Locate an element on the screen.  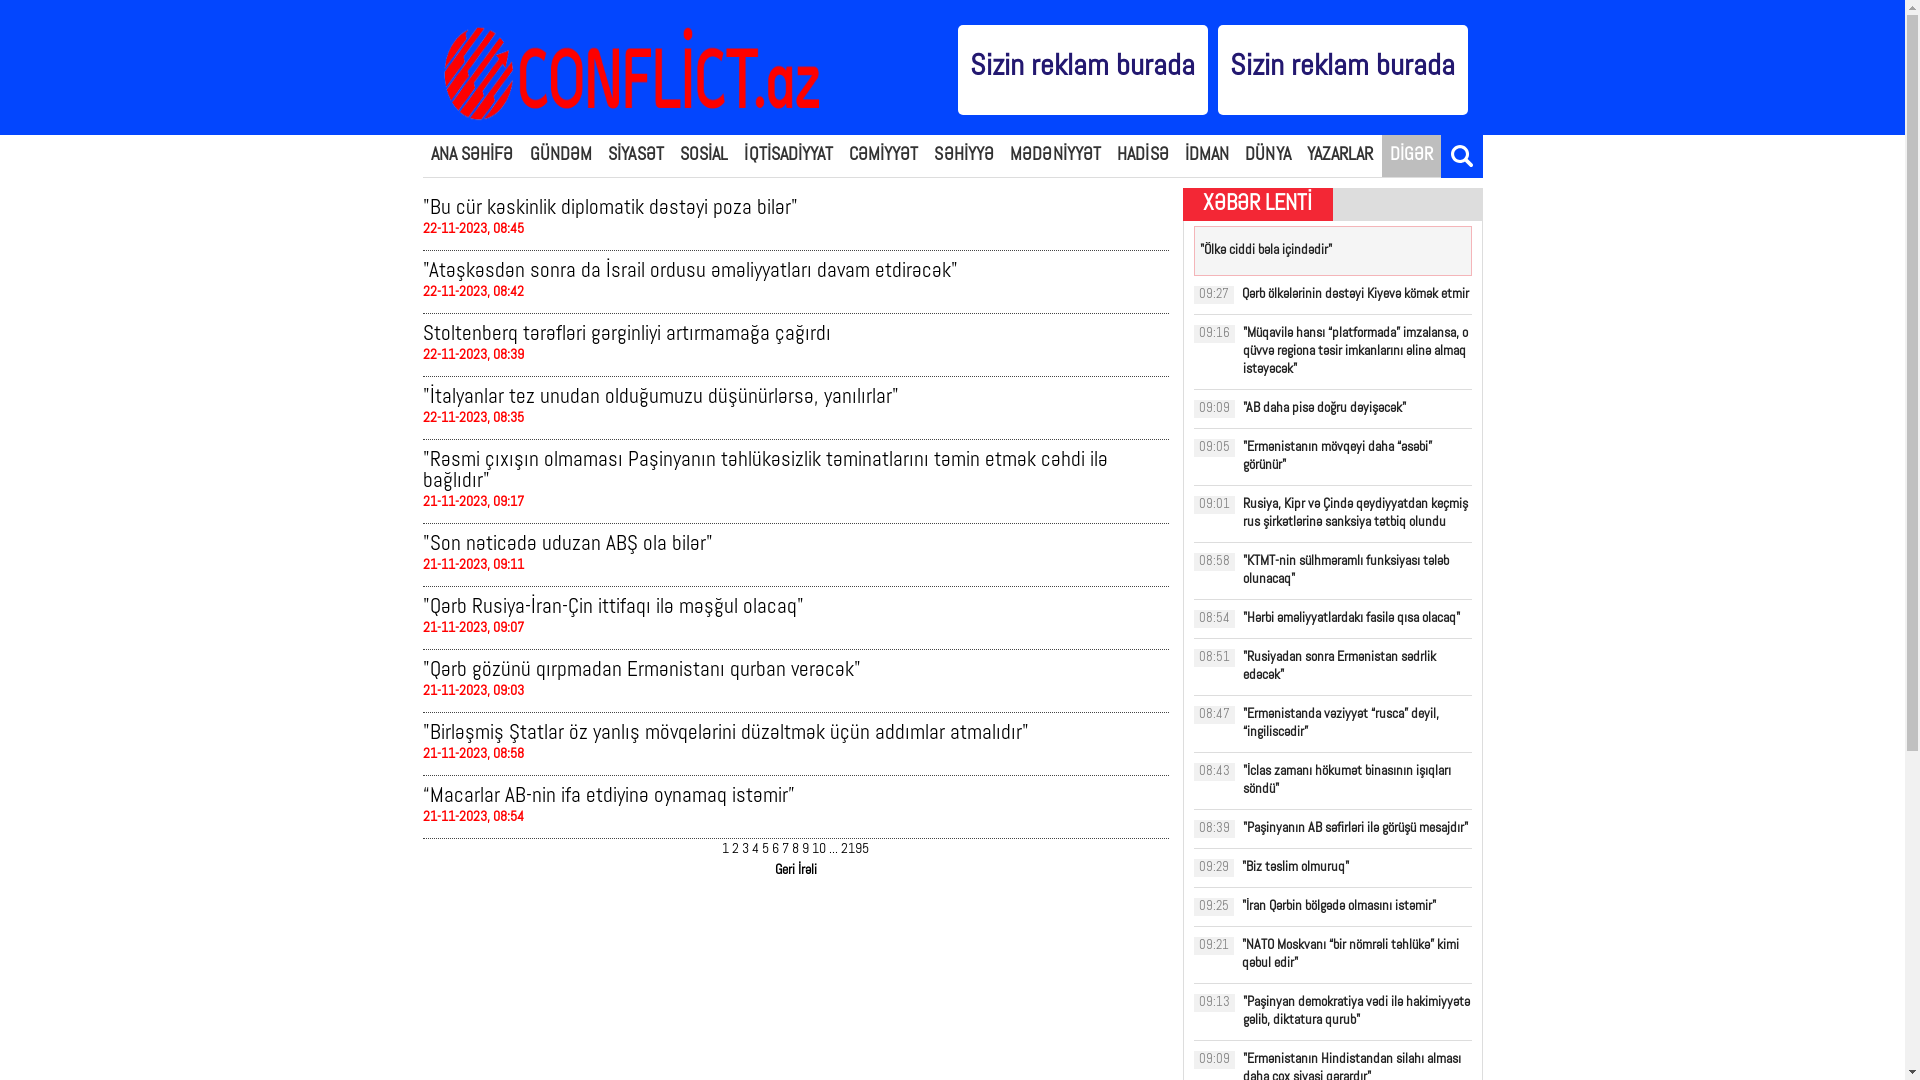
'YAZARLAR' is located at coordinates (1299, 154).